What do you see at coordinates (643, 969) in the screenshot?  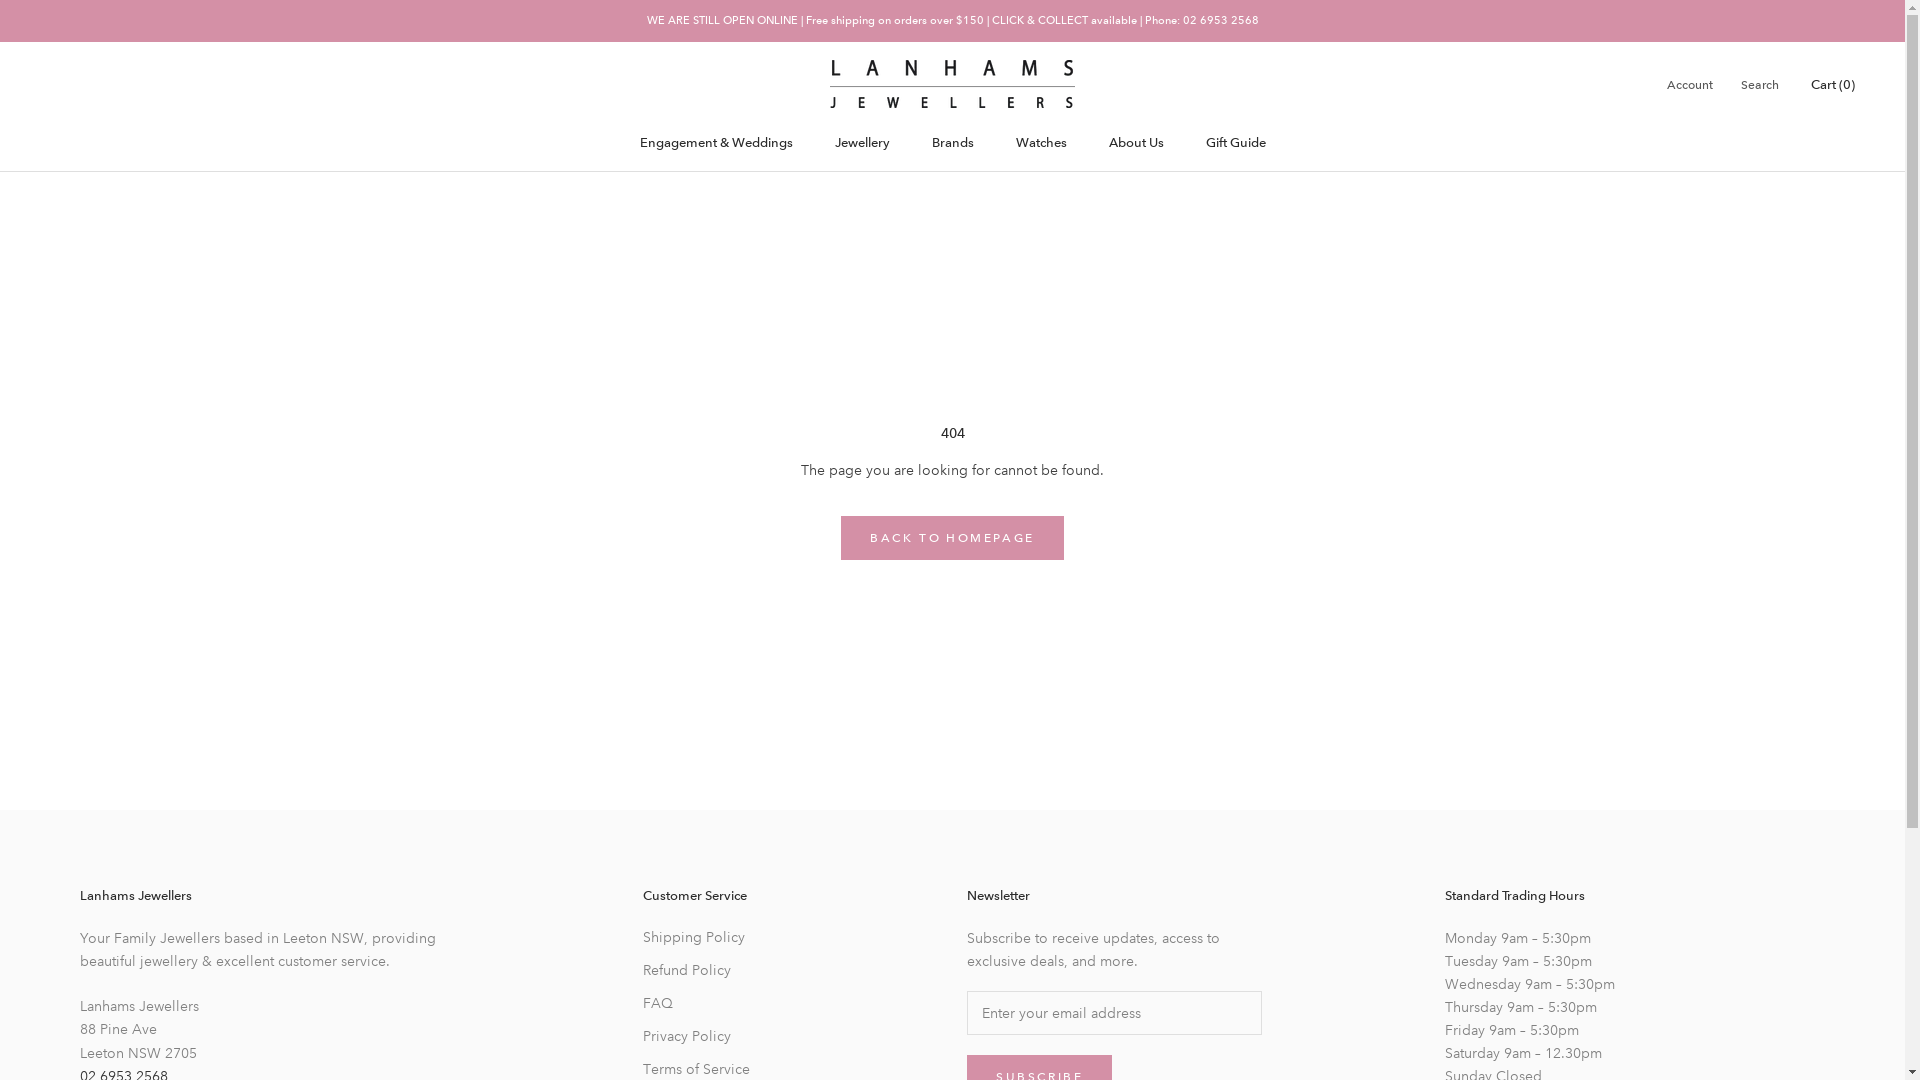 I see `'Refund Policy'` at bounding box center [643, 969].